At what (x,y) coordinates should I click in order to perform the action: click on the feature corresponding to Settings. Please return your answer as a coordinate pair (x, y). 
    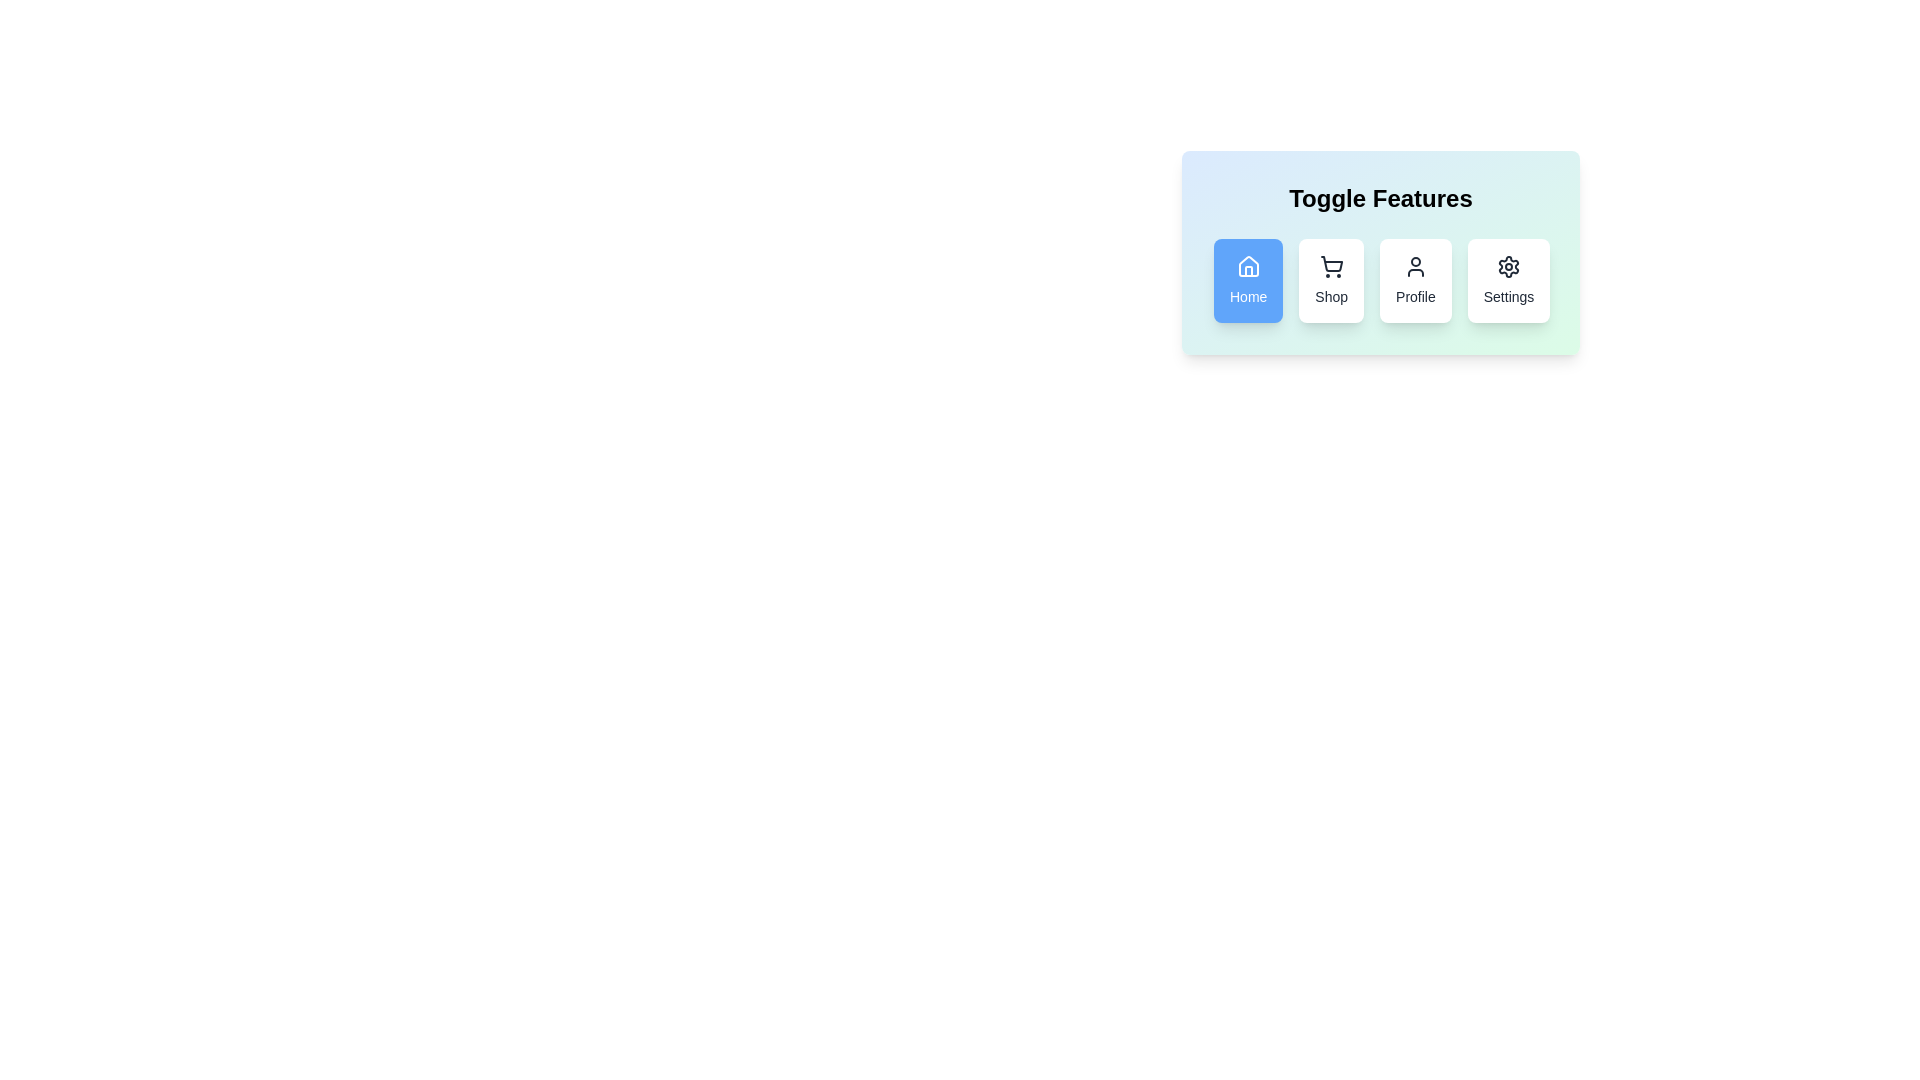
    Looking at the image, I should click on (1509, 281).